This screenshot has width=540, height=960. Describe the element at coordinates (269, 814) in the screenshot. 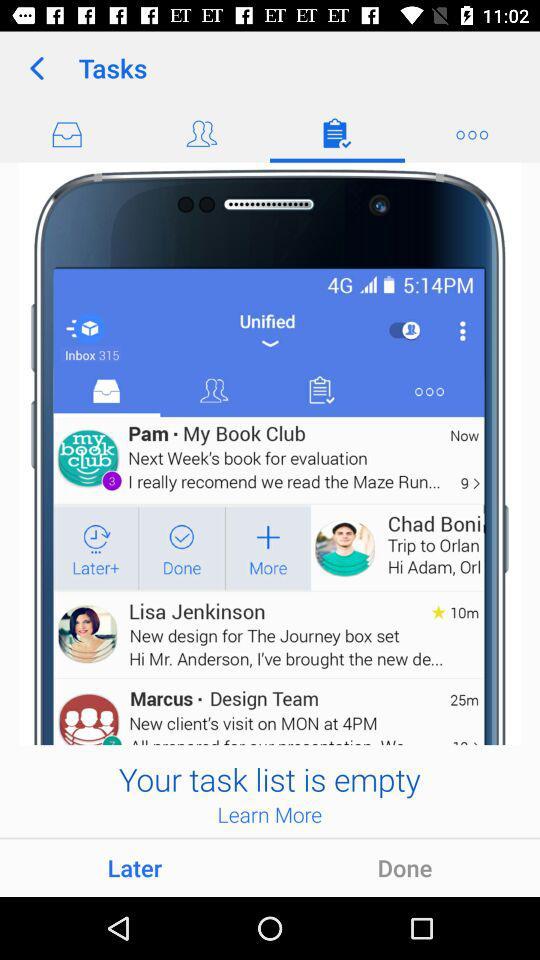

I see `learn more item` at that location.